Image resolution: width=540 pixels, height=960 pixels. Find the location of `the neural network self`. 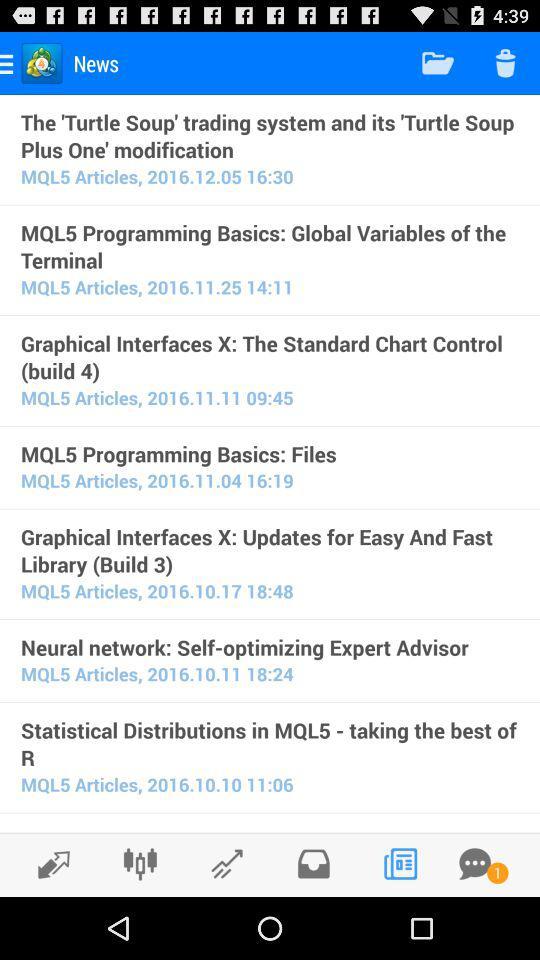

the neural network self is located at coordinates (270, 646).